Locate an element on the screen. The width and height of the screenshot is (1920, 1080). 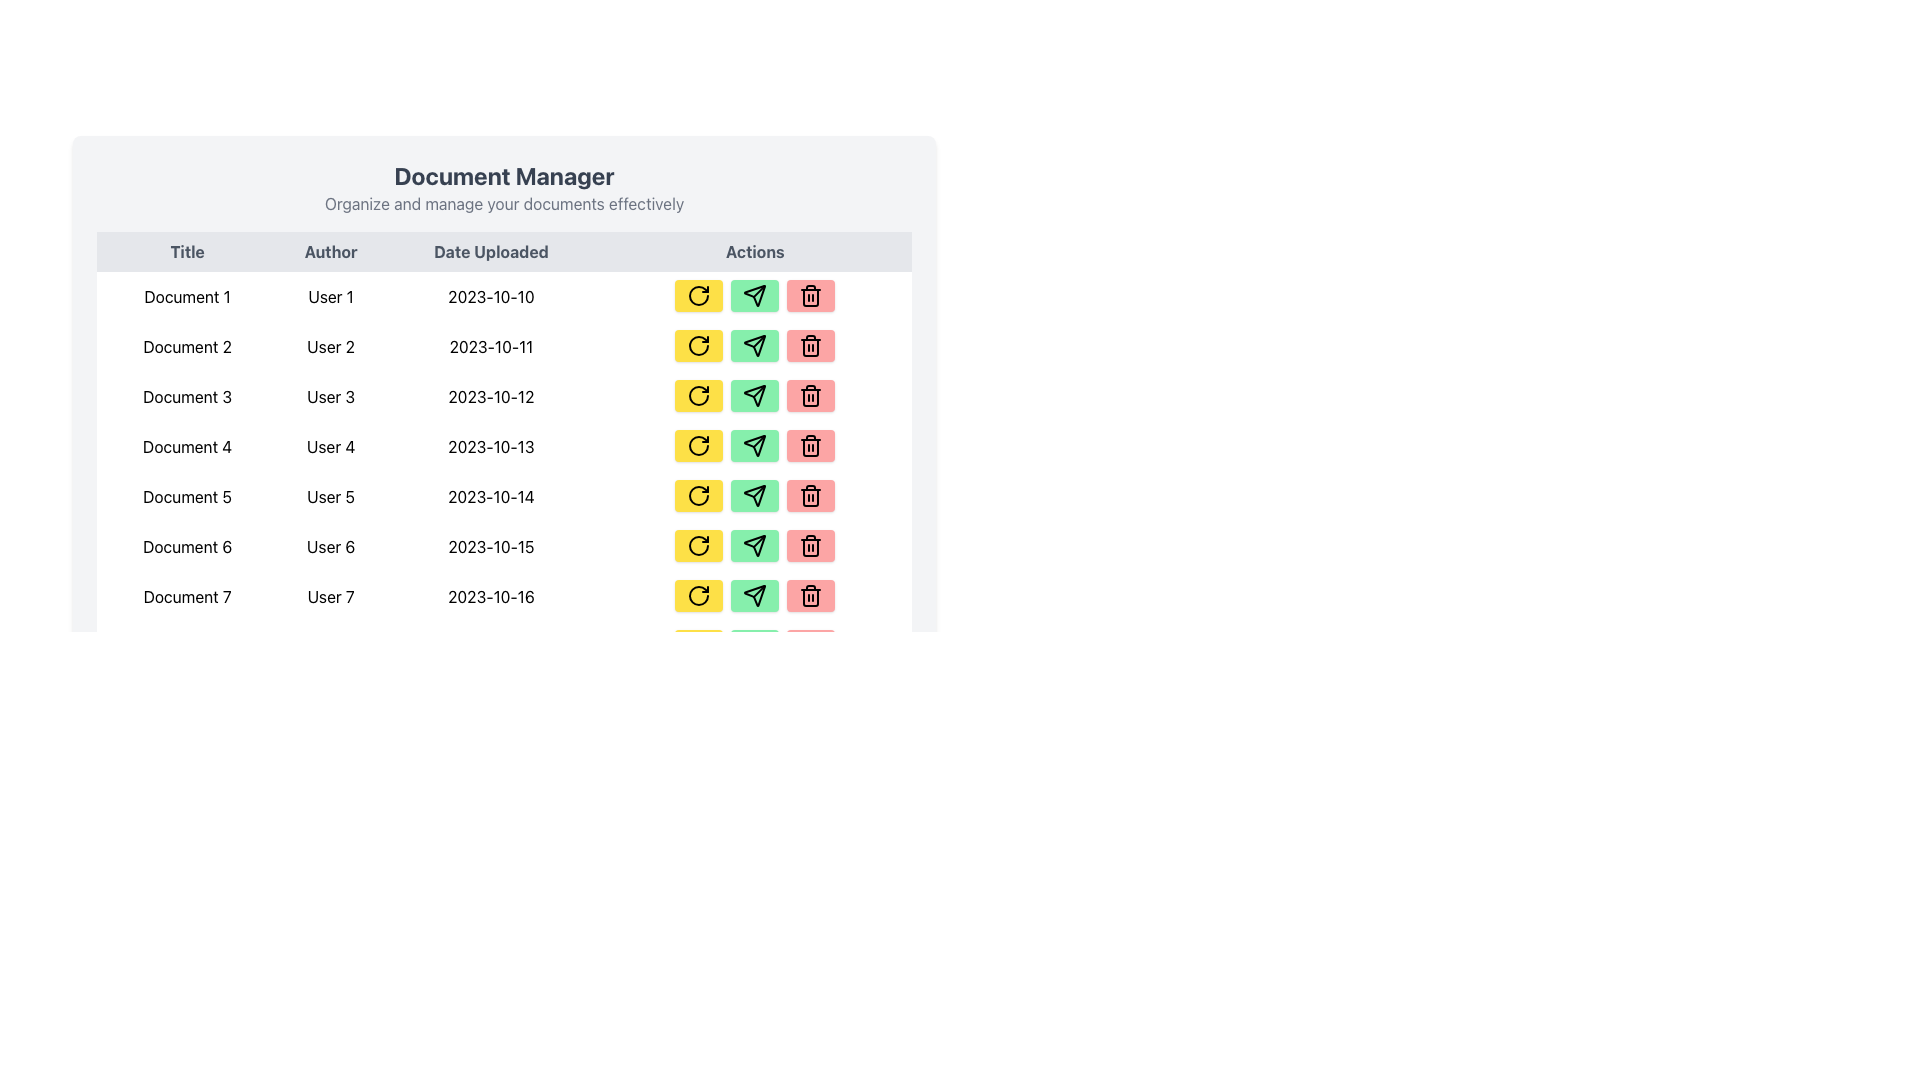
the reload icon located in the first position of the 'Actions' column for 'Document 4', which is near the center of the interface at the fourth row is located at coordinates (699, 445).